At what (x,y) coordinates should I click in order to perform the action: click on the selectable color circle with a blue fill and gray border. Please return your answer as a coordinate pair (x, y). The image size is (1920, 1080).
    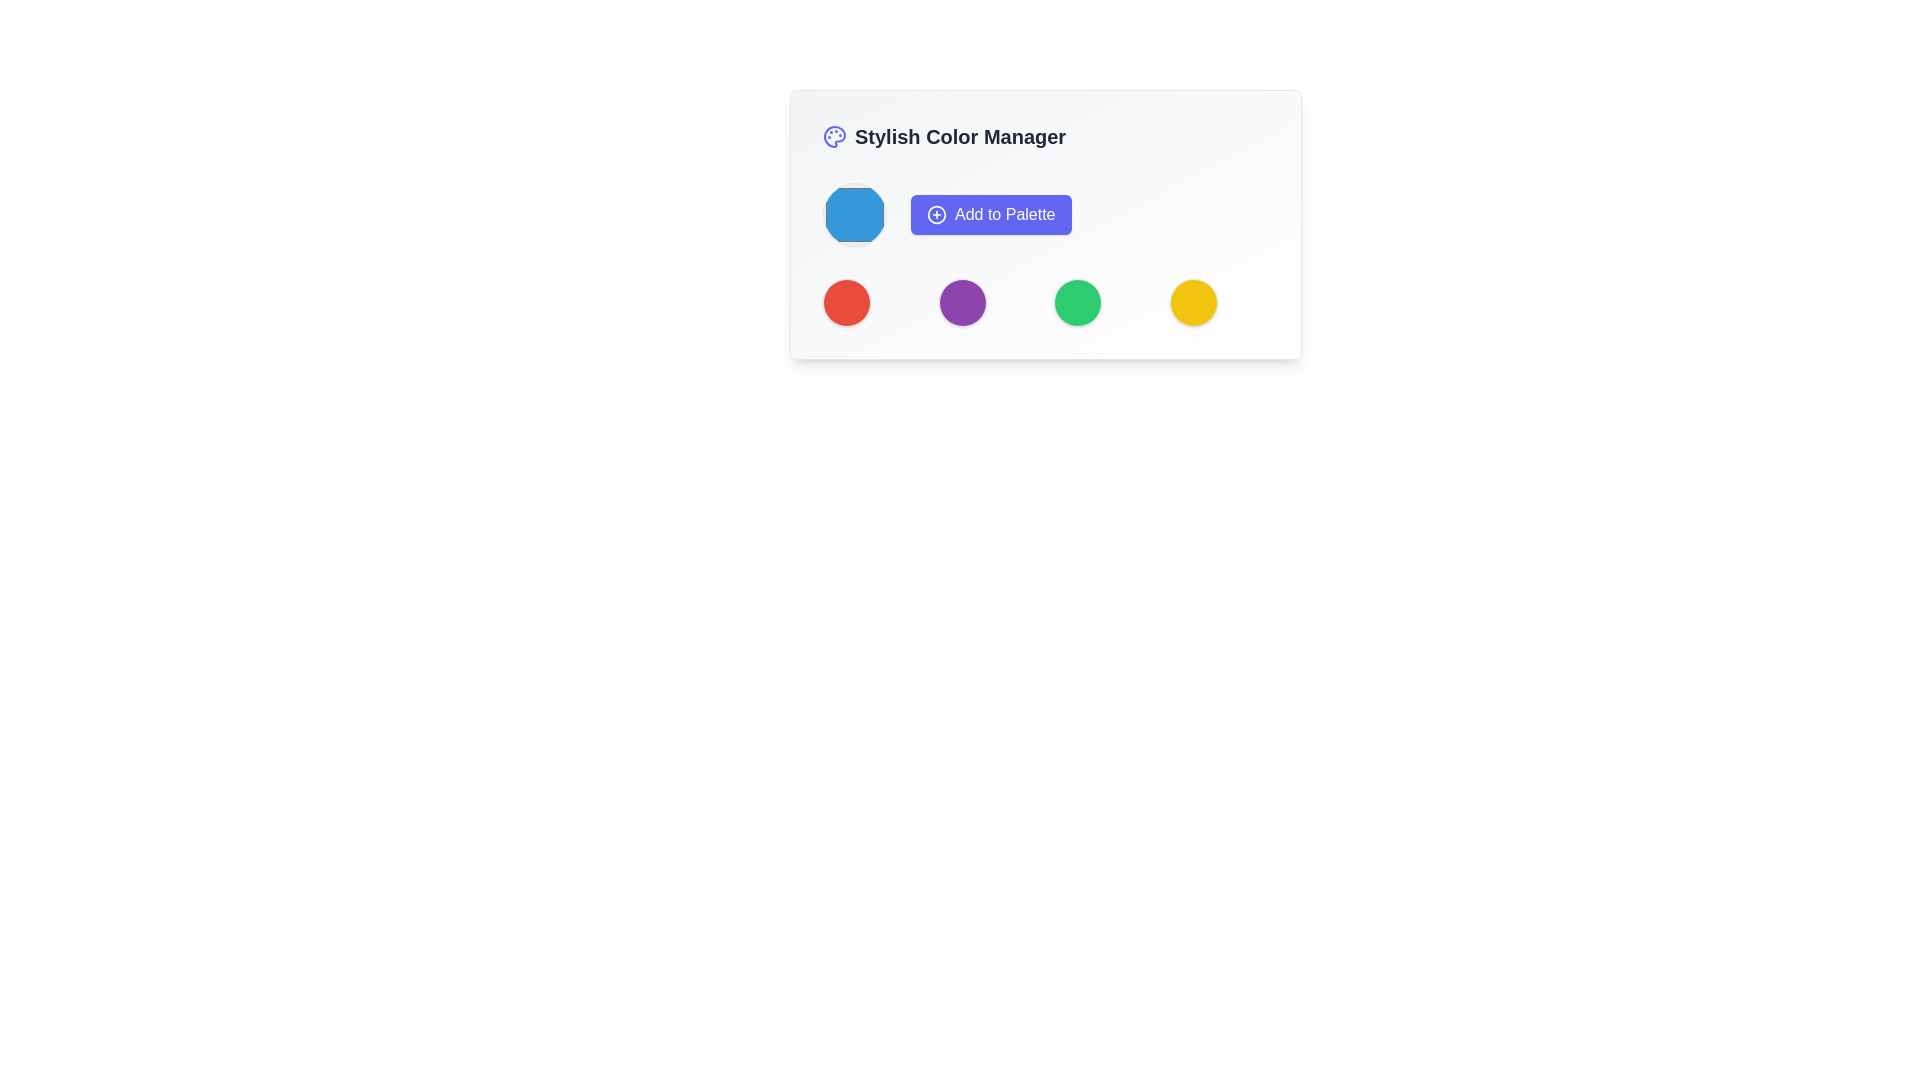
    Looking at the image, I should click on (854, 215).